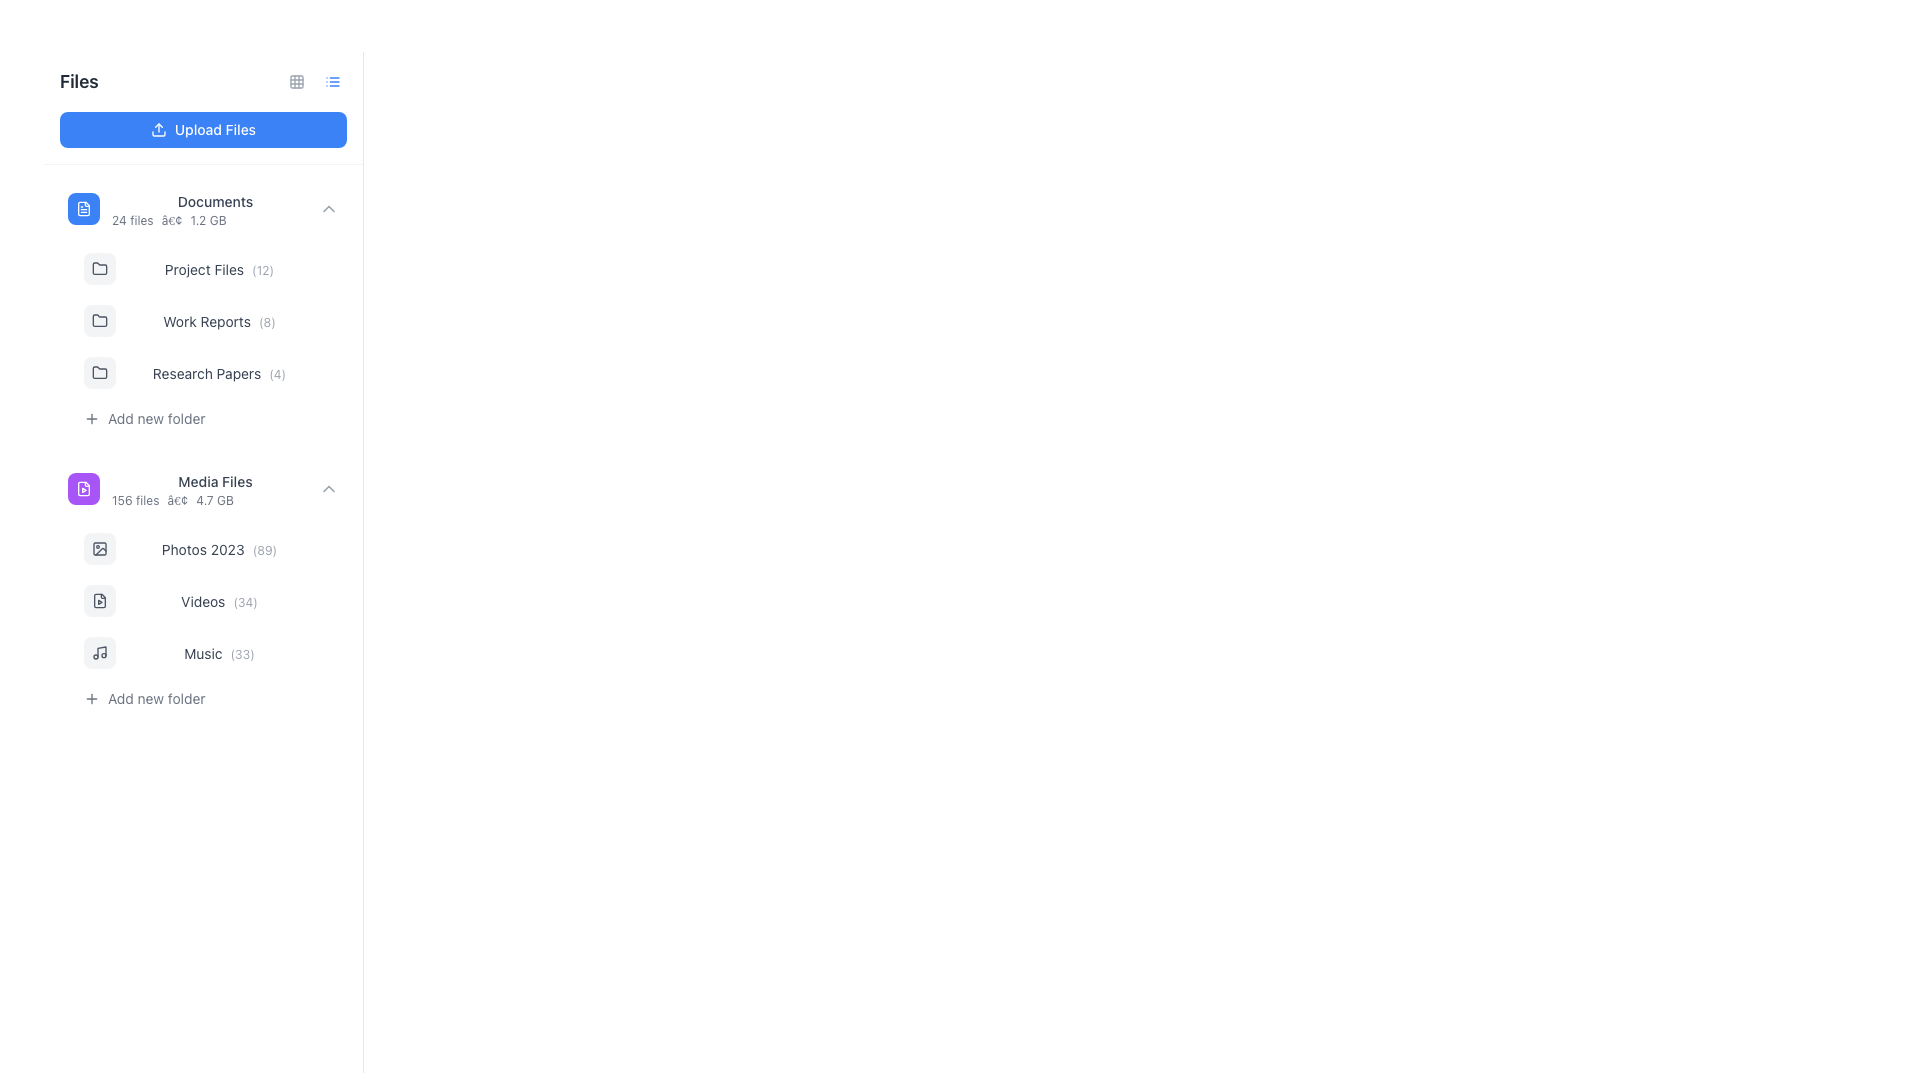 This screenshot has height=1080, width=1920. Describe the element at coordinates (296, 80) in the screenshot. I see `the grid view button located in the top-right corner of the file navigation section` at that location.